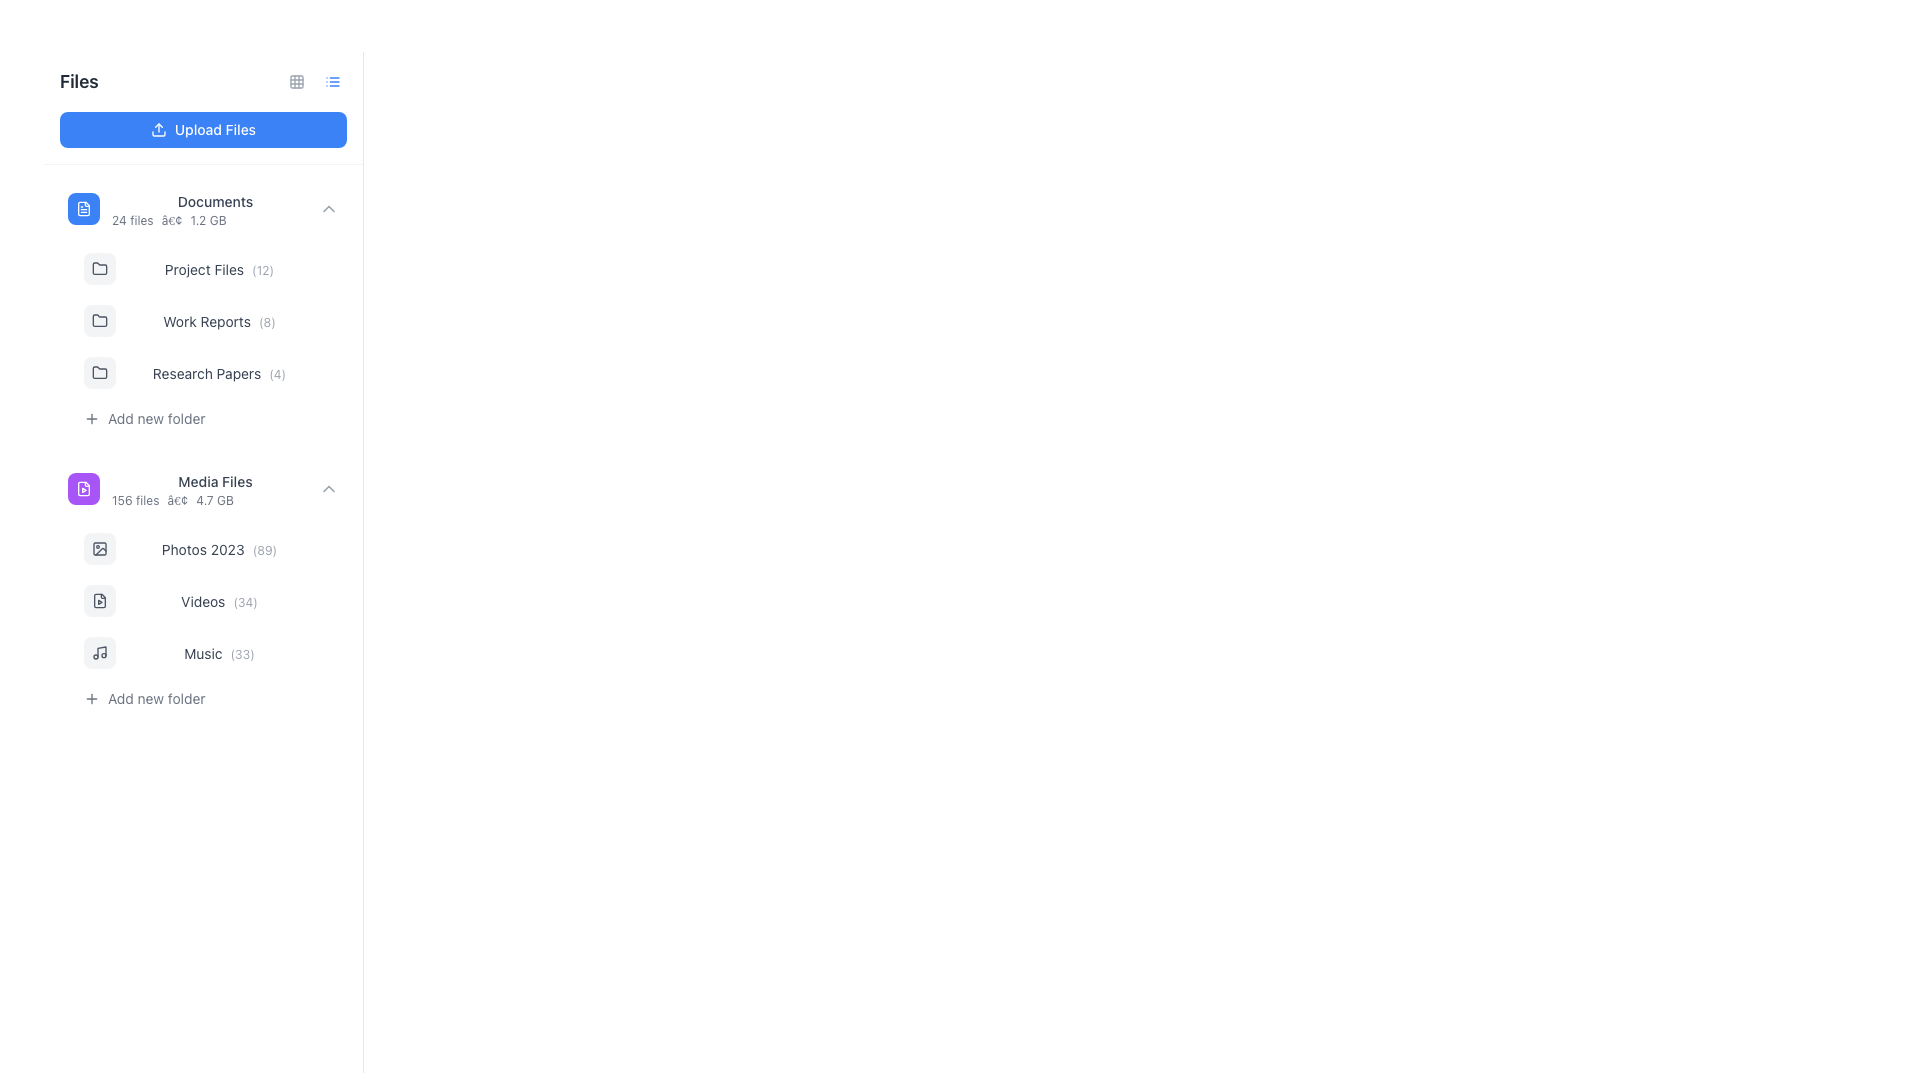 This screenshot has height=1080, width=1920. Describe the element at coordinates (296, 80) in the screenshot. I see `the grid view button located in the top-right corner of the file navigation section` at that location.